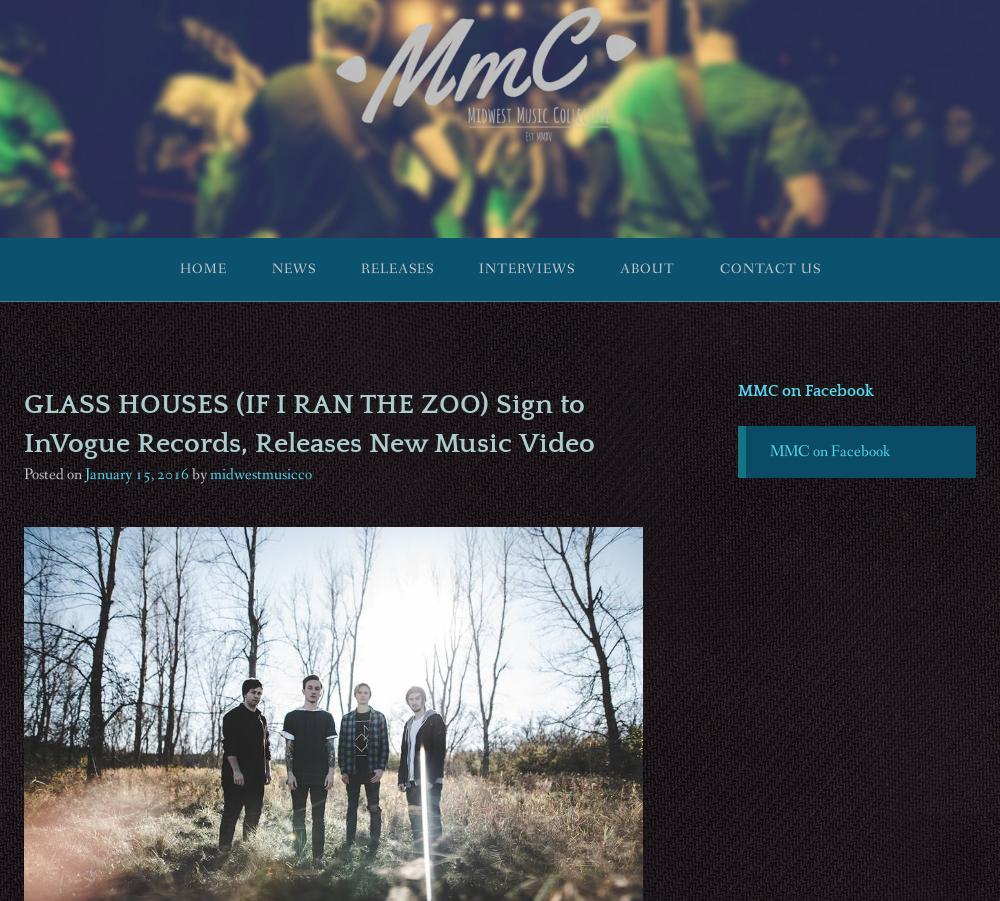 The image size is (1000, 901). I want to click on 'est MMXV', so click(62, 63).